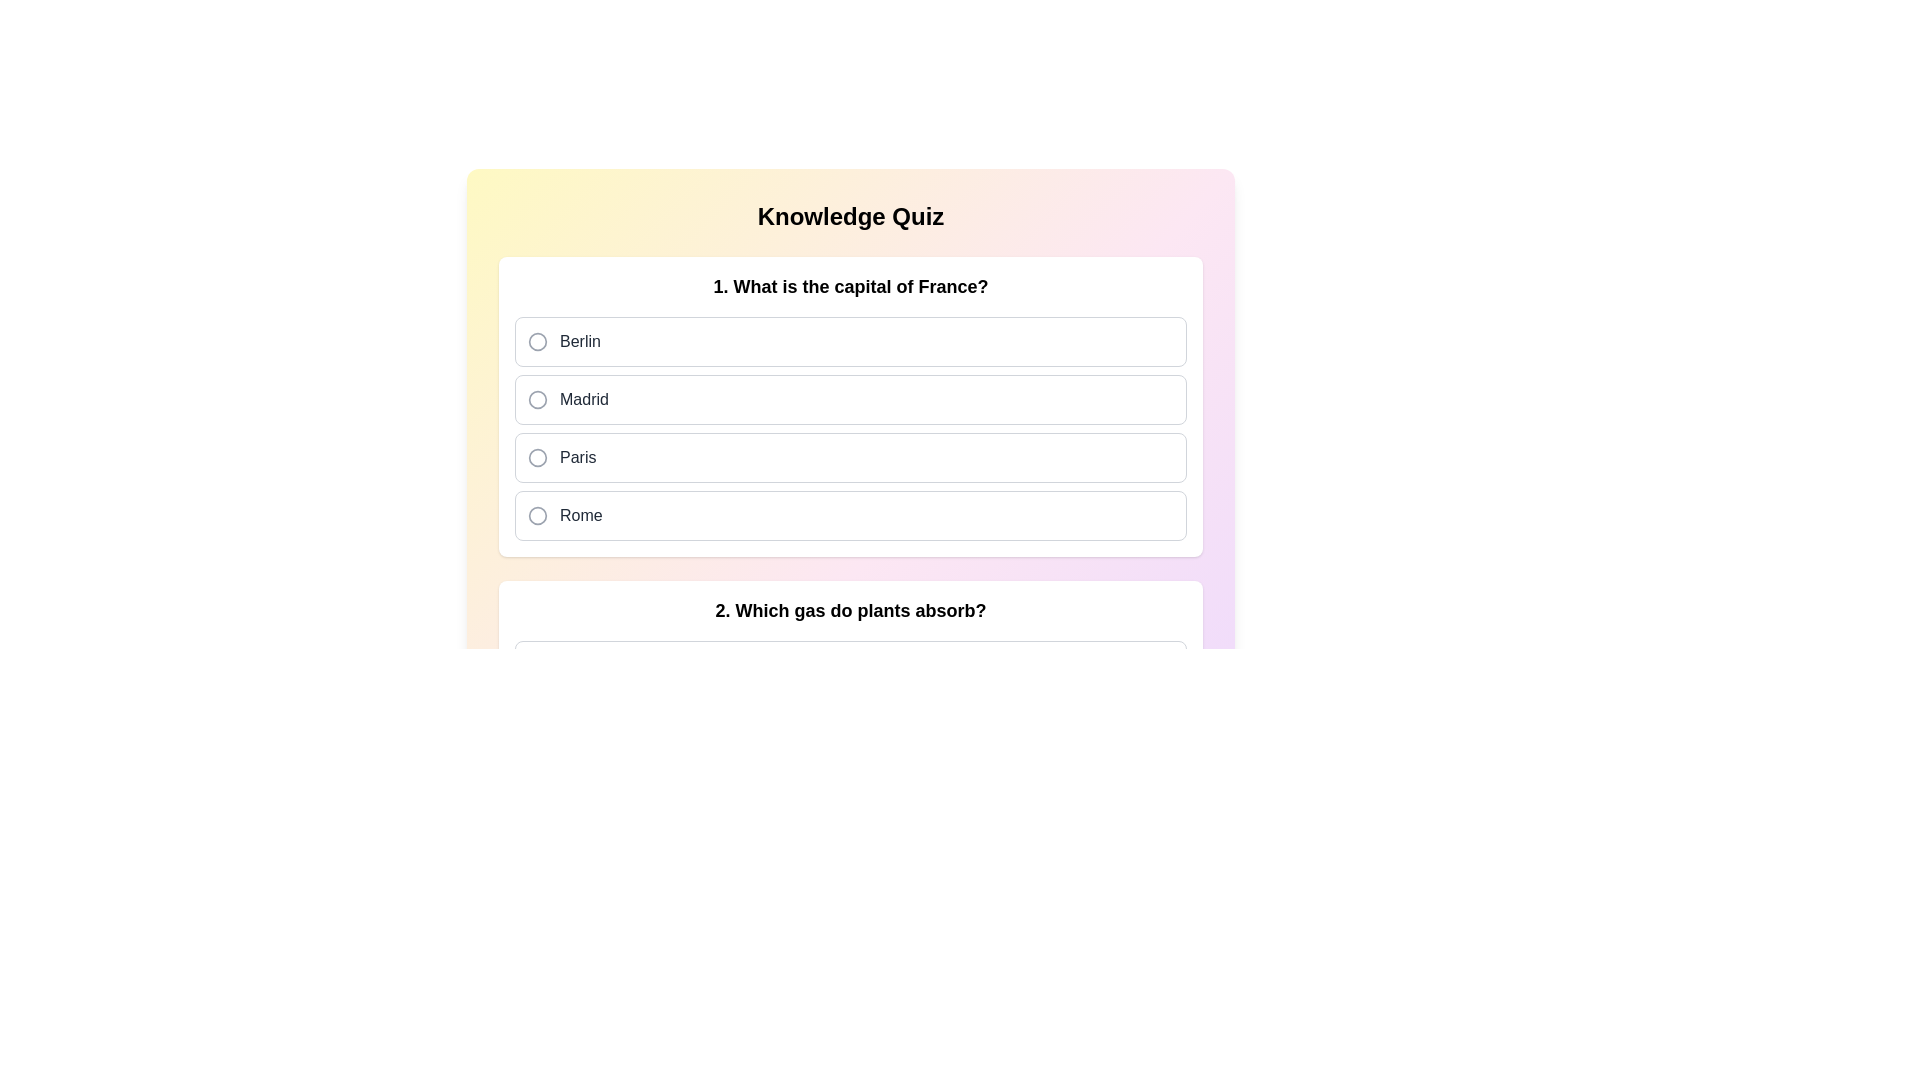 This screenshot has height=1080, width=1920. Describe the element at coordinates (850, 400) in the screenshot. I see `the radio button option labeled 'Madrid'` at that location.